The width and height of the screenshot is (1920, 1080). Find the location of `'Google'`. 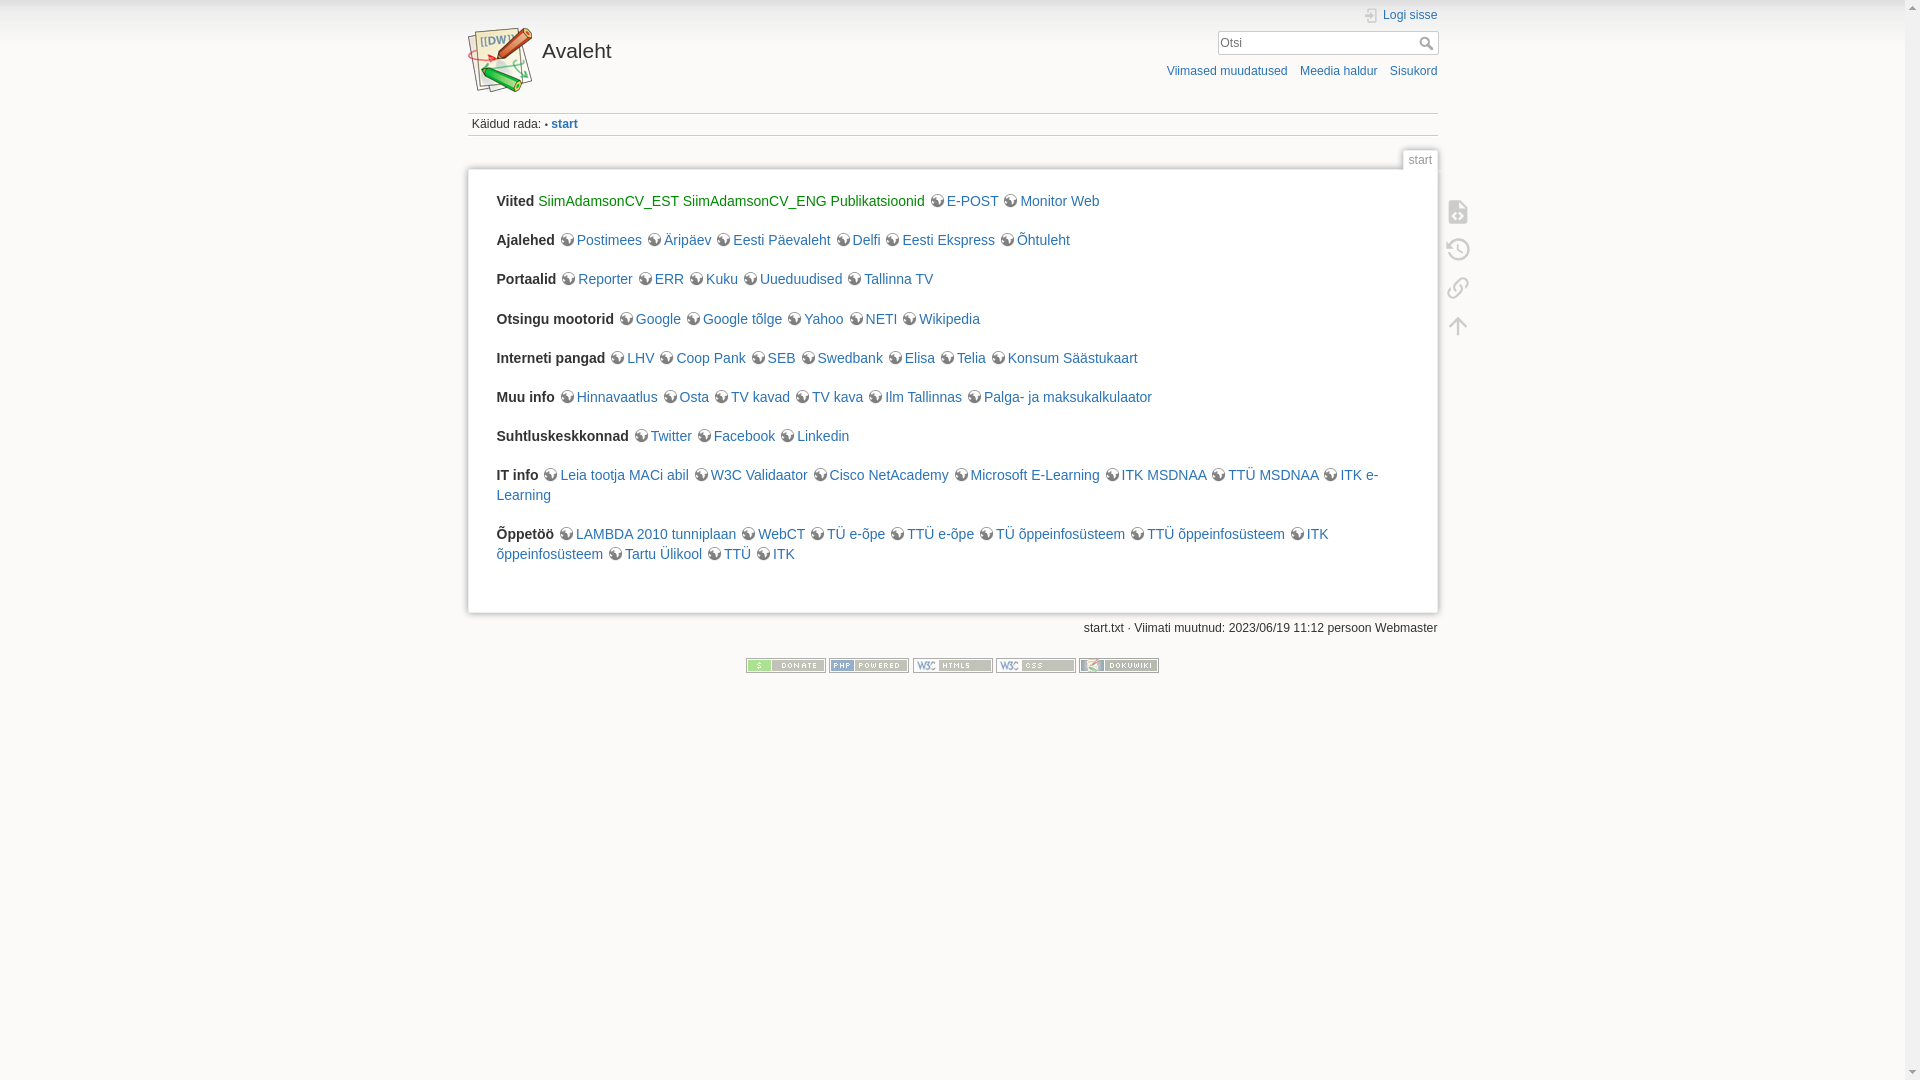

'Google' is located at coordinates (649, 318).